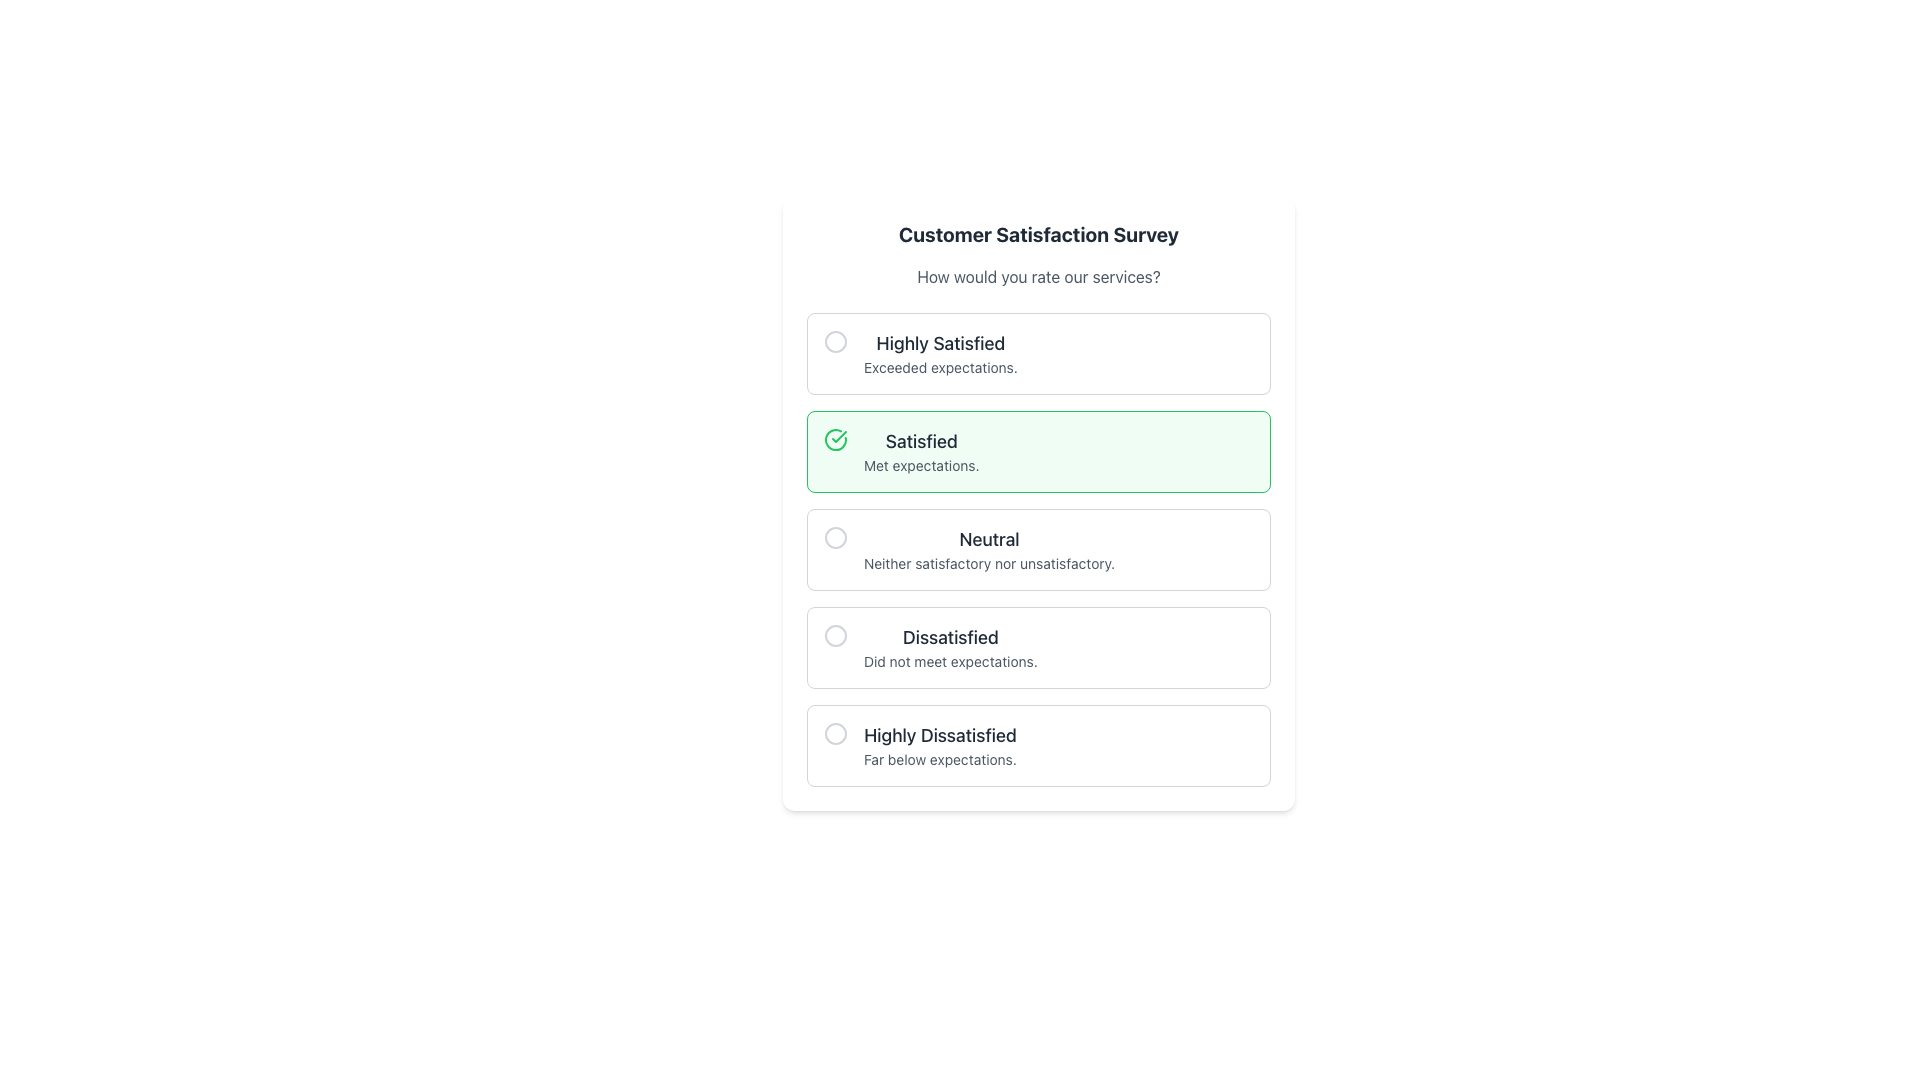 The height and width of the screenshot is (1080, 1920). What do you see at coordinates (835, 636) in the screenshot?
I see `the SVG Circle element that is part of the 'Dissatisfied' option's checkbox in the survey form, positioned centrally to the left of the text label` at bounding box center [835, 636].